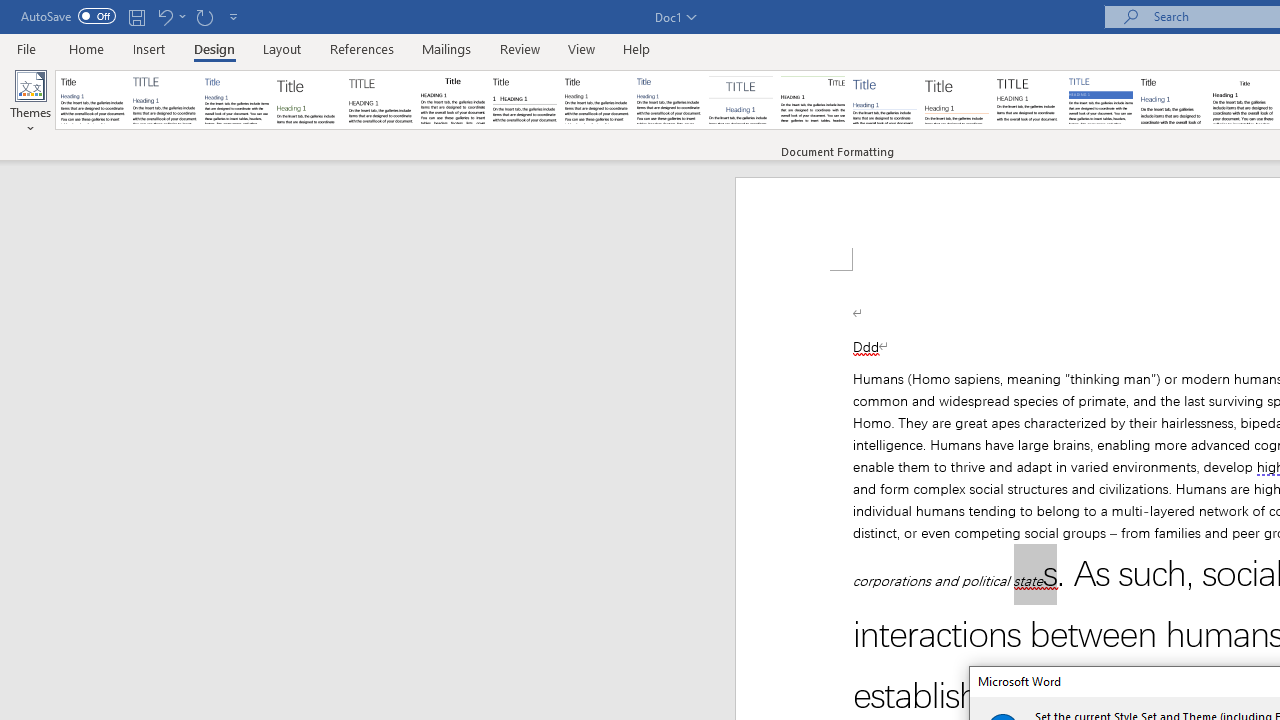  What do you see at coordinates (381, 100) in the screenshot?
I see `'Black & White (Capitalized)'` at bounding box center [381, 100].